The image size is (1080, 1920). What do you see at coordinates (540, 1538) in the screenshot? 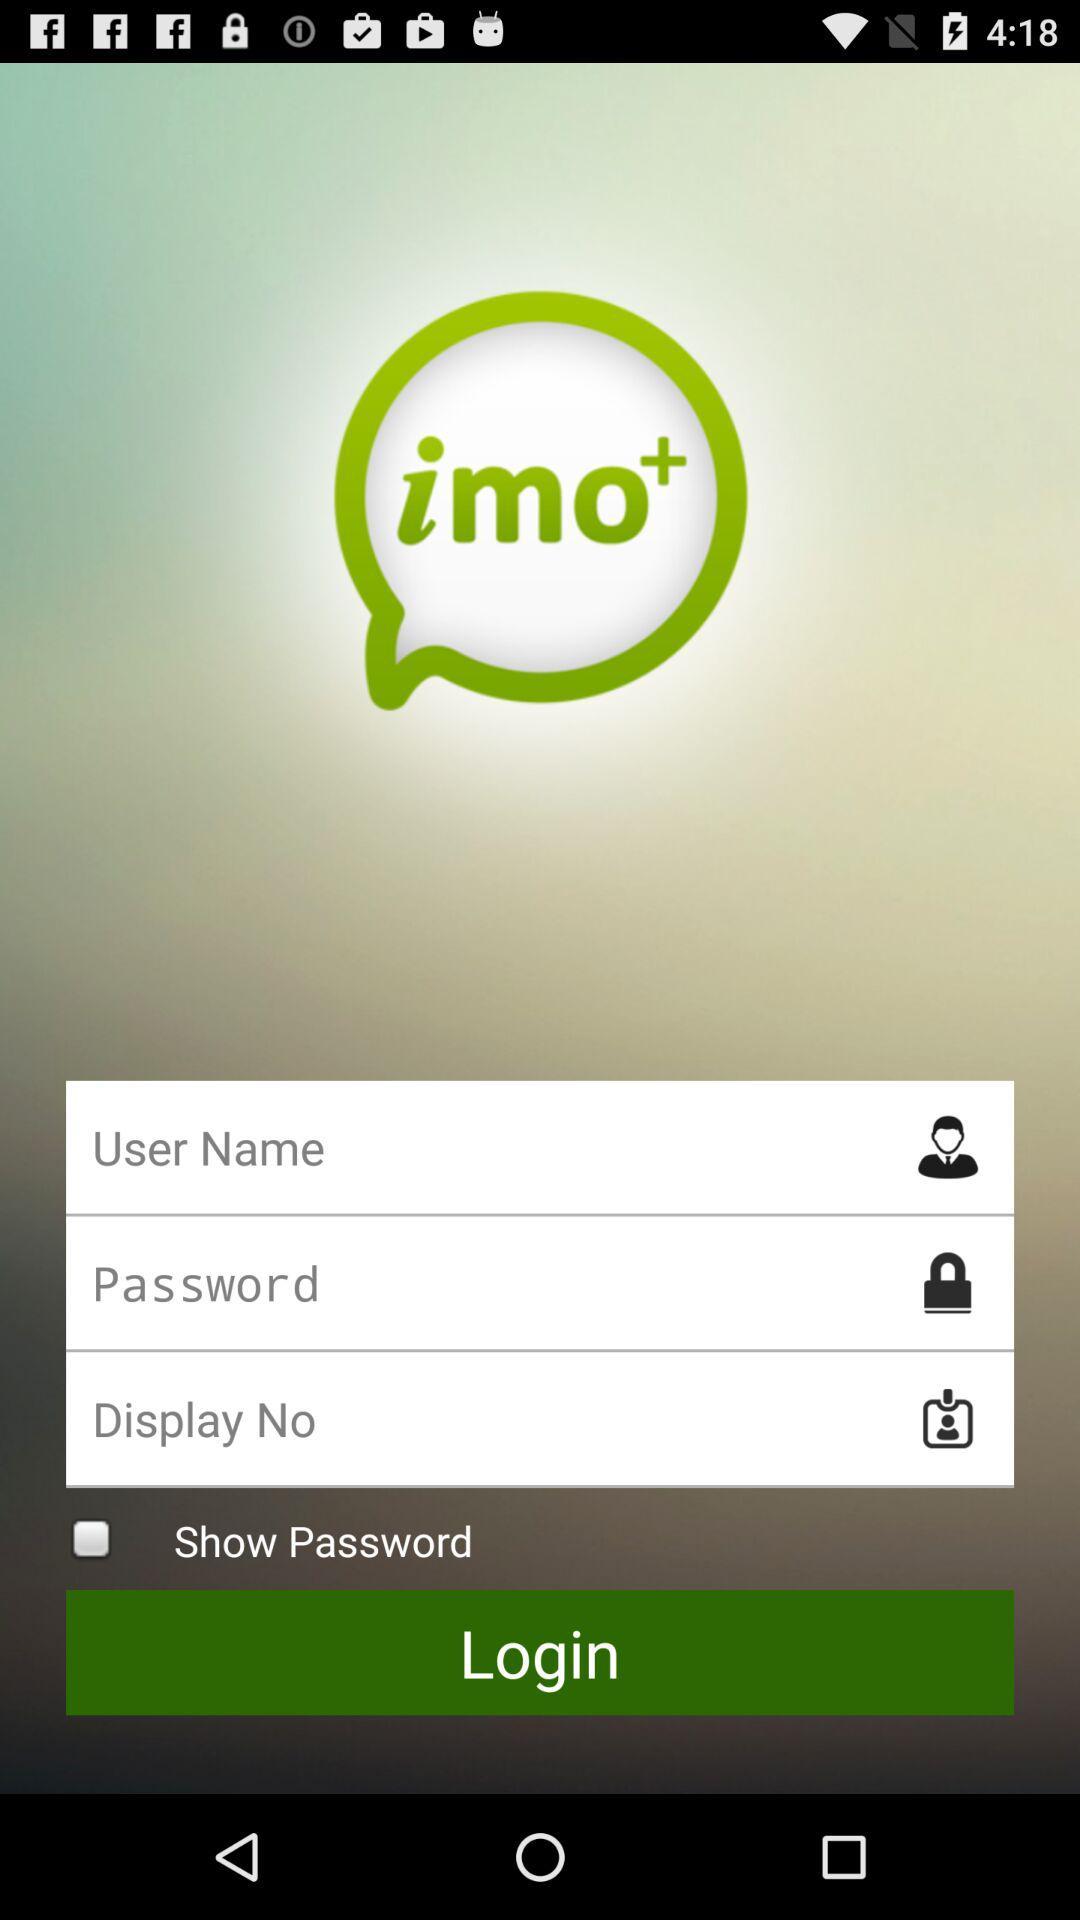
I see `show password checkbox` at bounding box center [540, 1538].